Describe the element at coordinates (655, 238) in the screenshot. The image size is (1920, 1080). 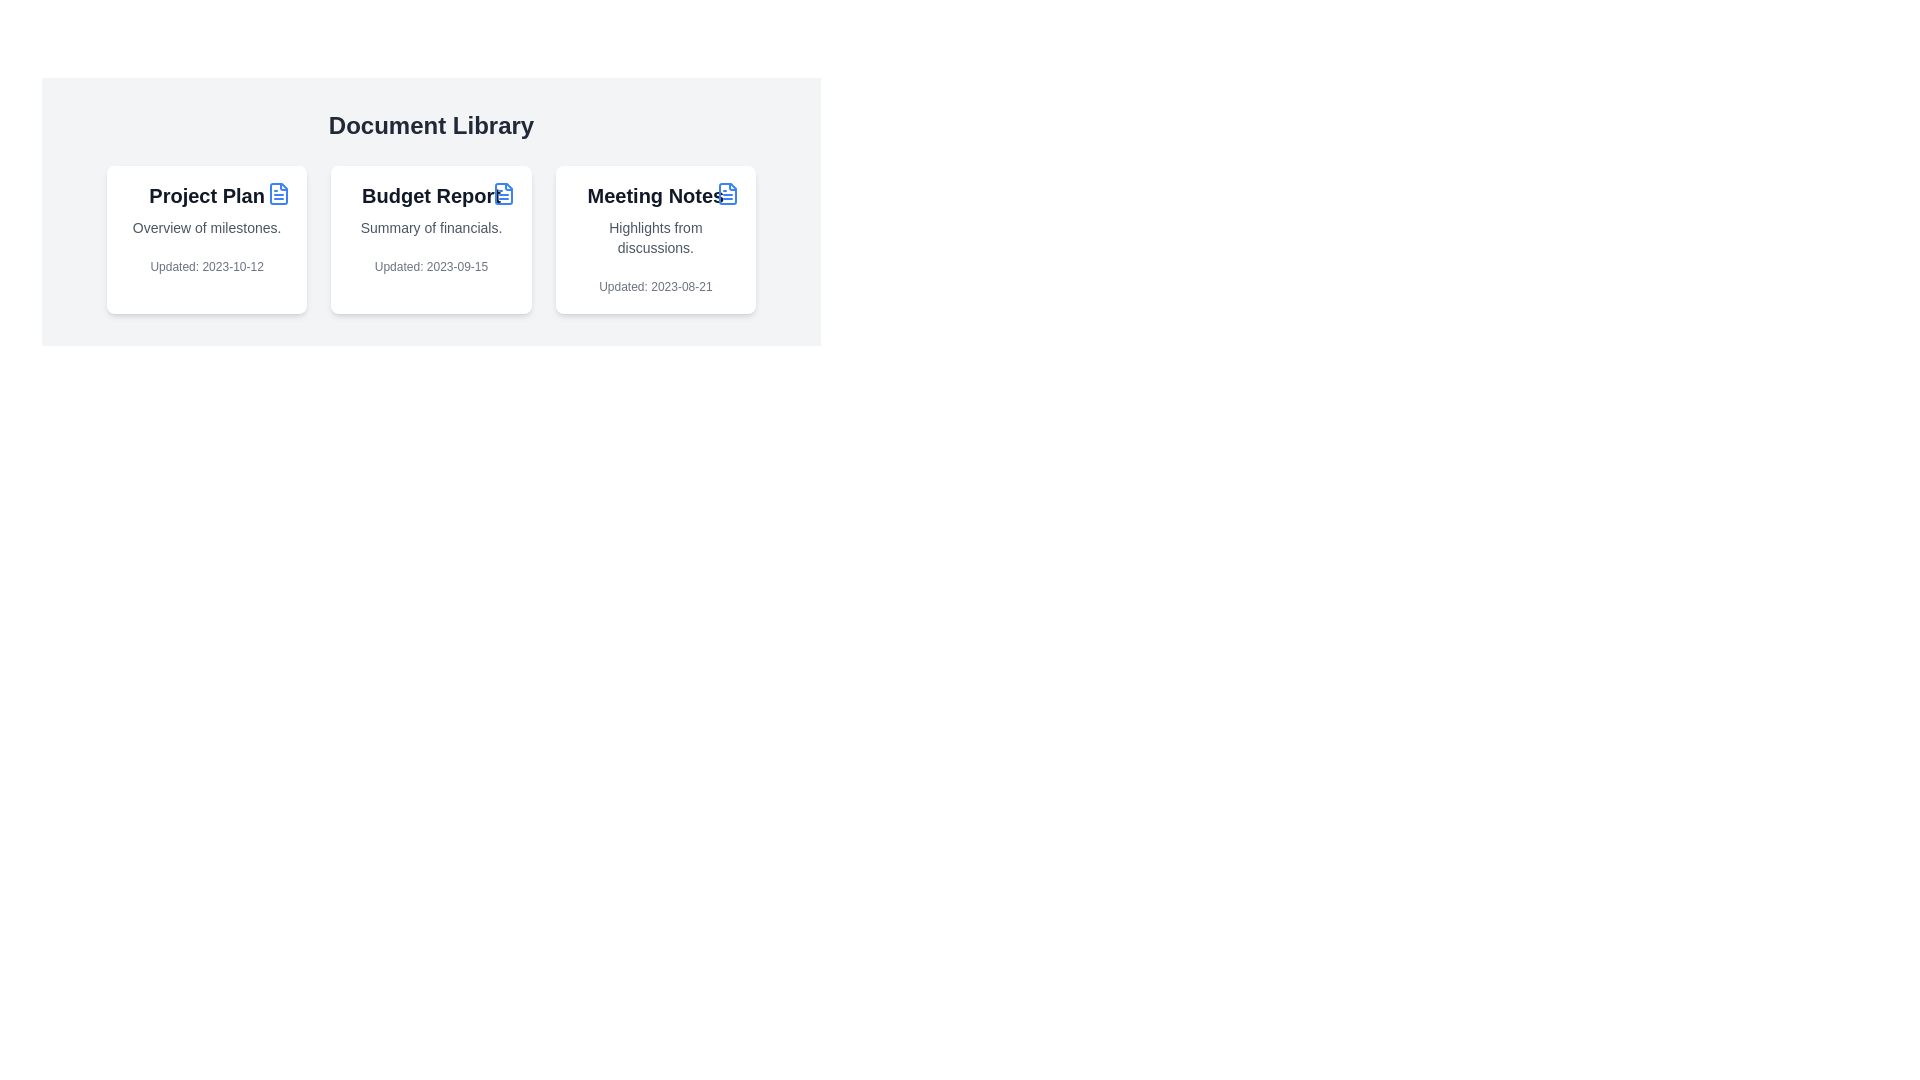
I see `contents of the card titled 'Meeting Notes', which is the third card in a grid layout, located in the bottom-right corner of the grid` at that location.